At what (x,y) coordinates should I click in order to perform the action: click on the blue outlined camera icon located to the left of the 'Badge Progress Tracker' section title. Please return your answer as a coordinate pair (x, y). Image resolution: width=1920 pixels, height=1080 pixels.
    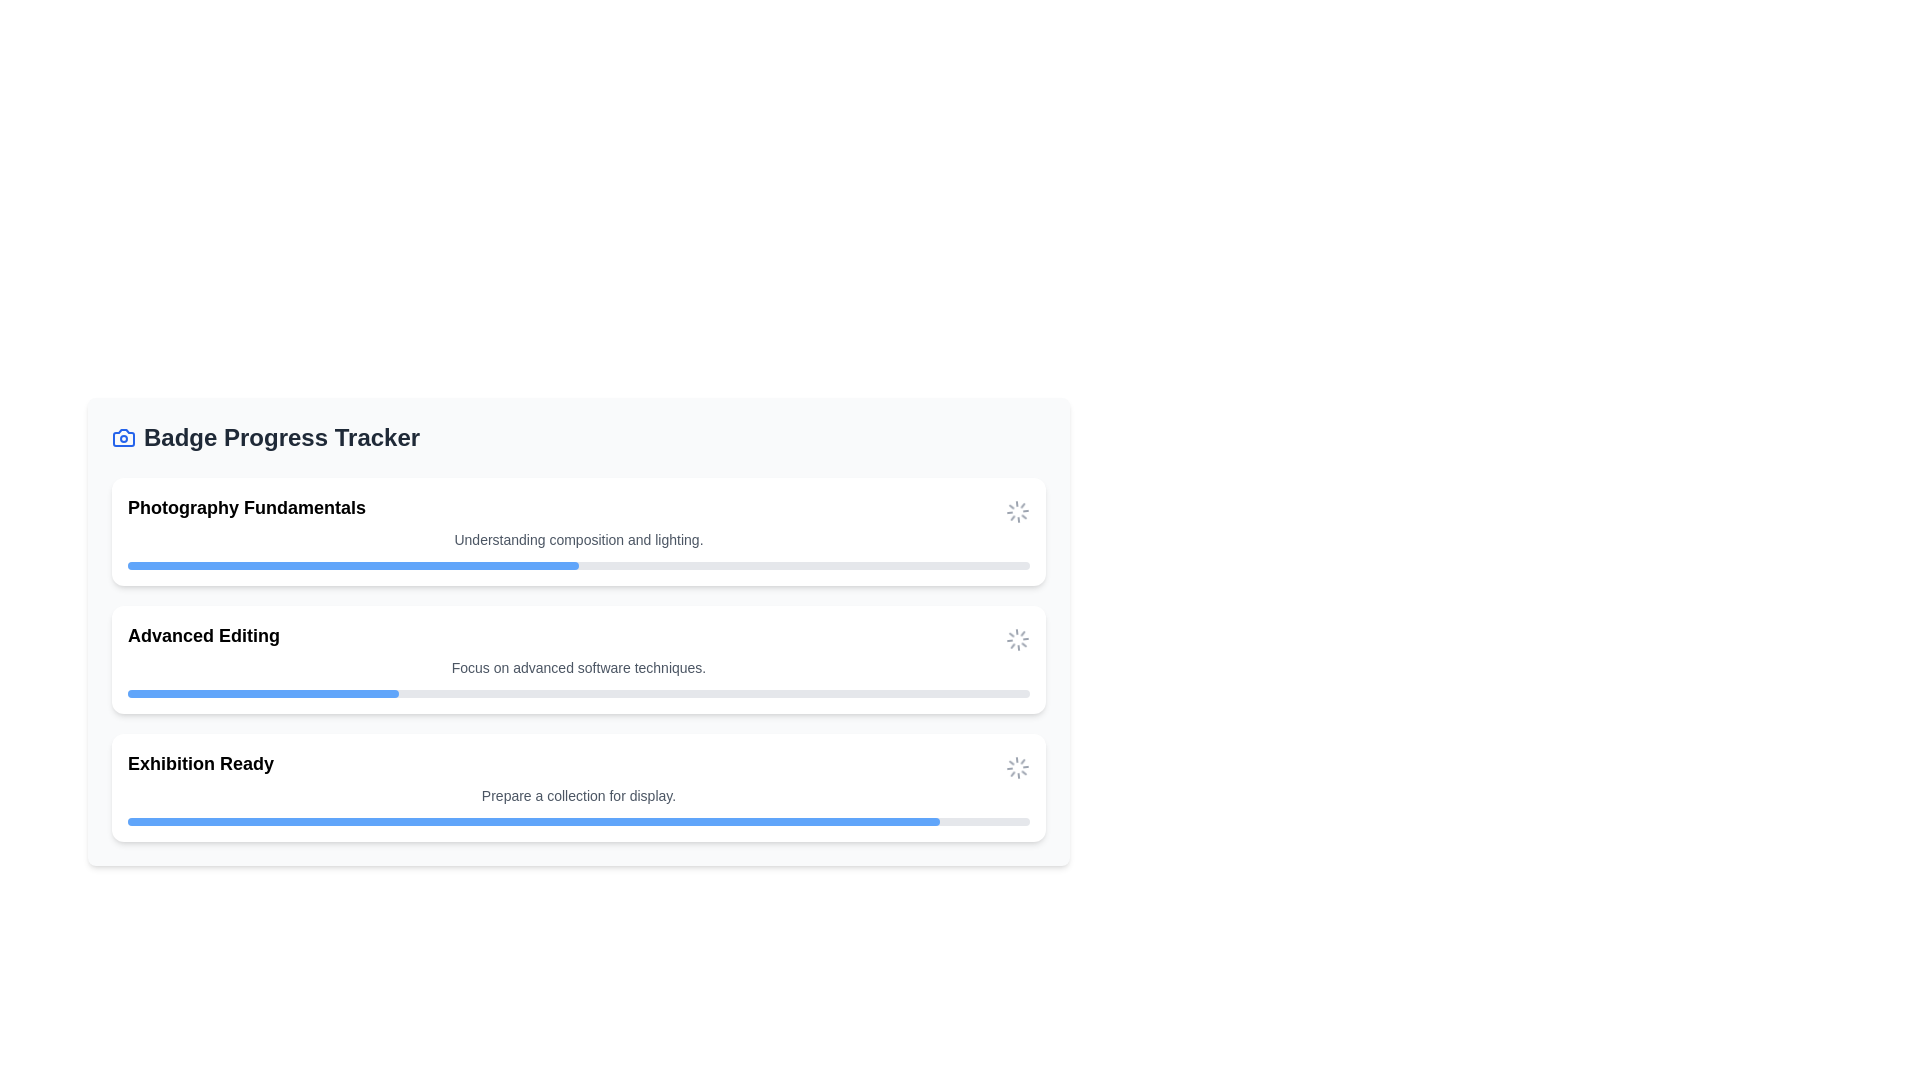
    Looking at the image, I should click on (123, 437).